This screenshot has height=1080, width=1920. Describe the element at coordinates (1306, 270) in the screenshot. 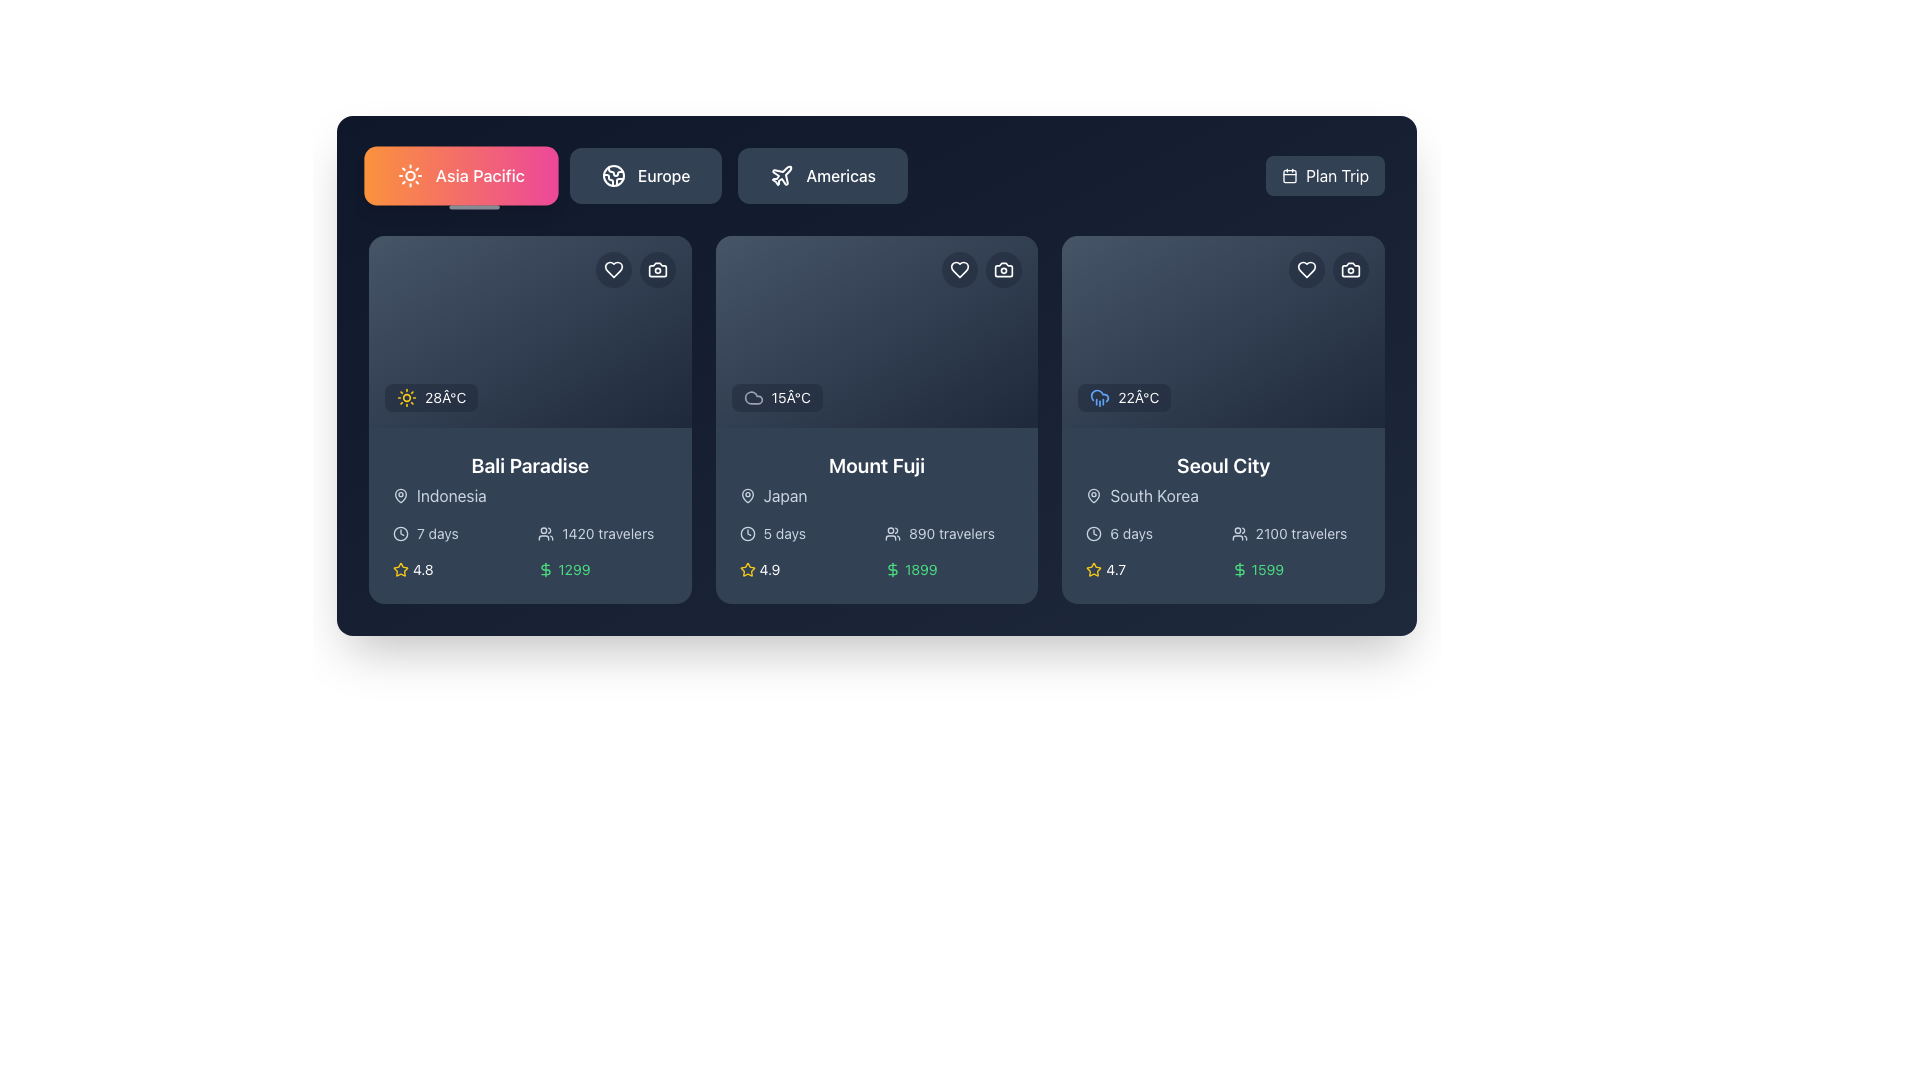

I see `the heart icon in the circular button at the top right corner of the 'Seoul City' card` at that location.